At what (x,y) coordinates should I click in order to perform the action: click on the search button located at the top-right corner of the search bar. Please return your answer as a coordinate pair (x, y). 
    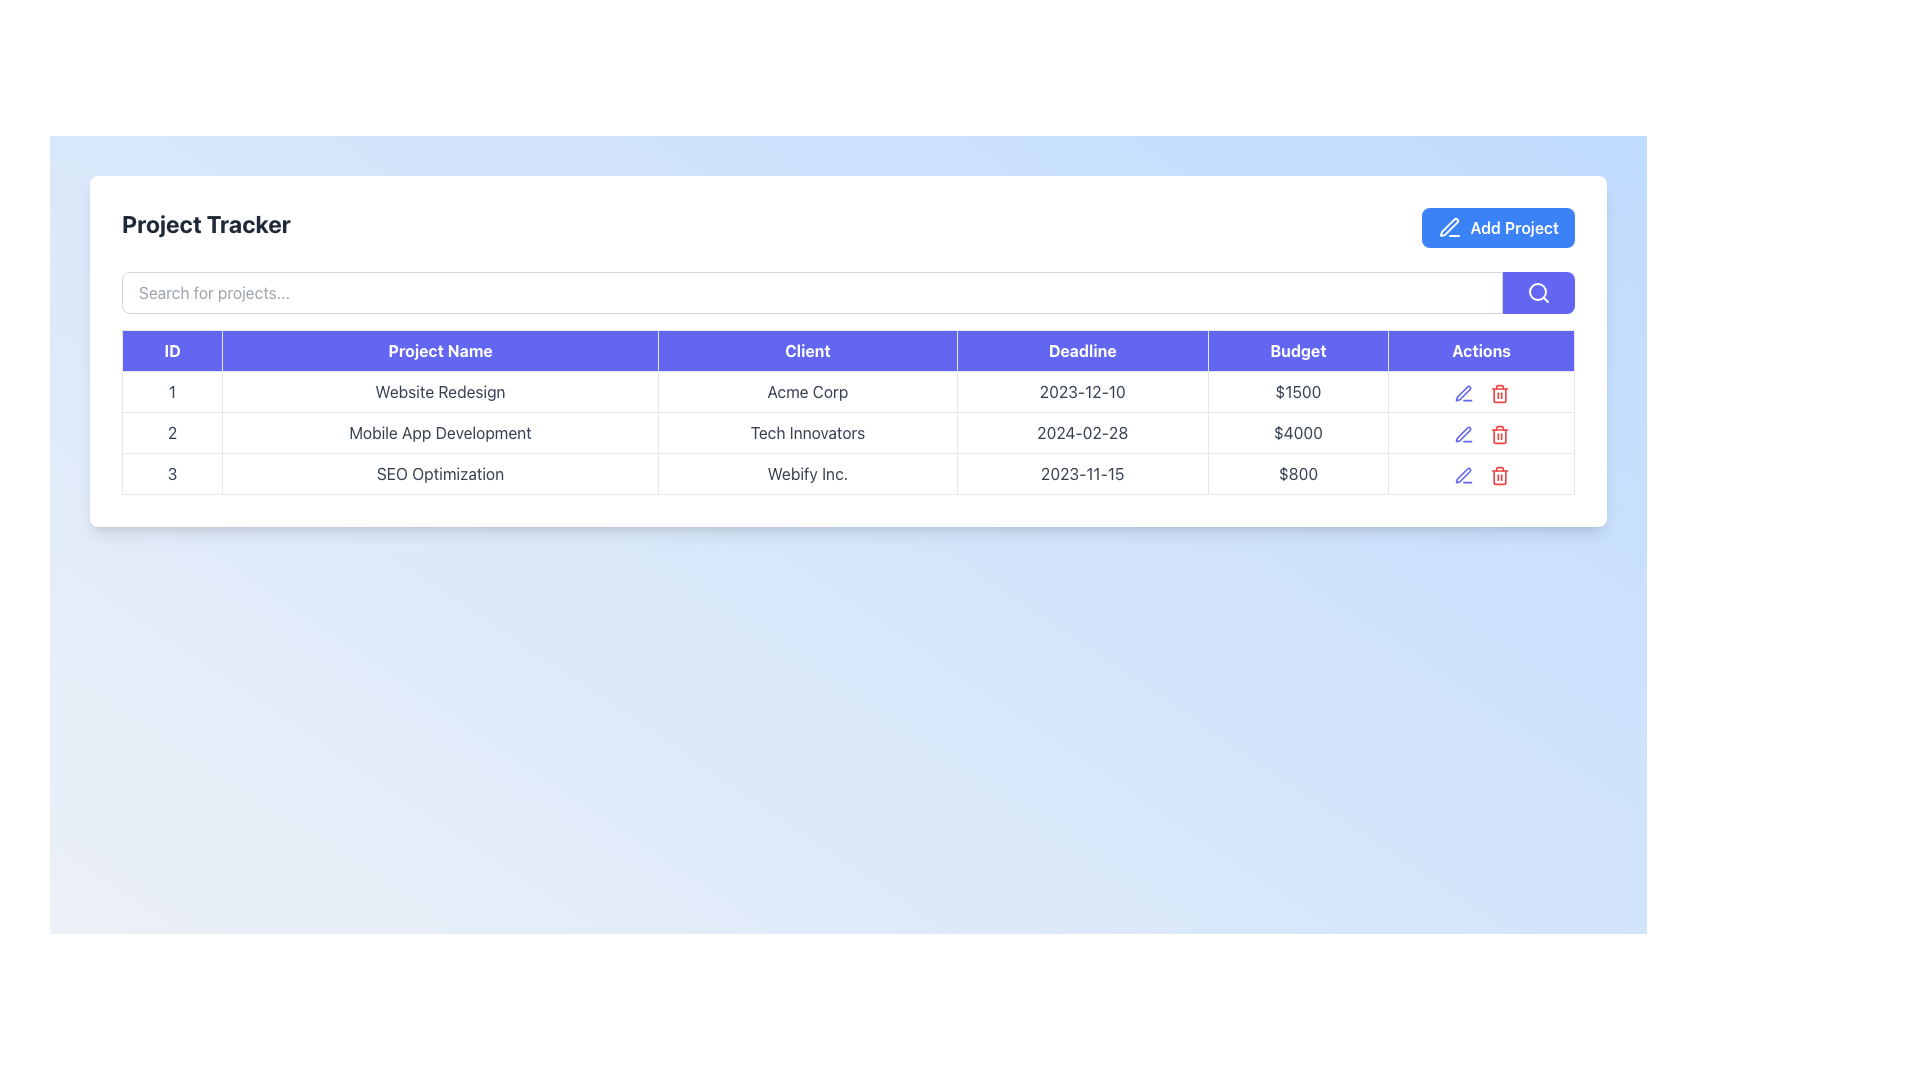
    Looking at the image, I should click on (1538, 293).